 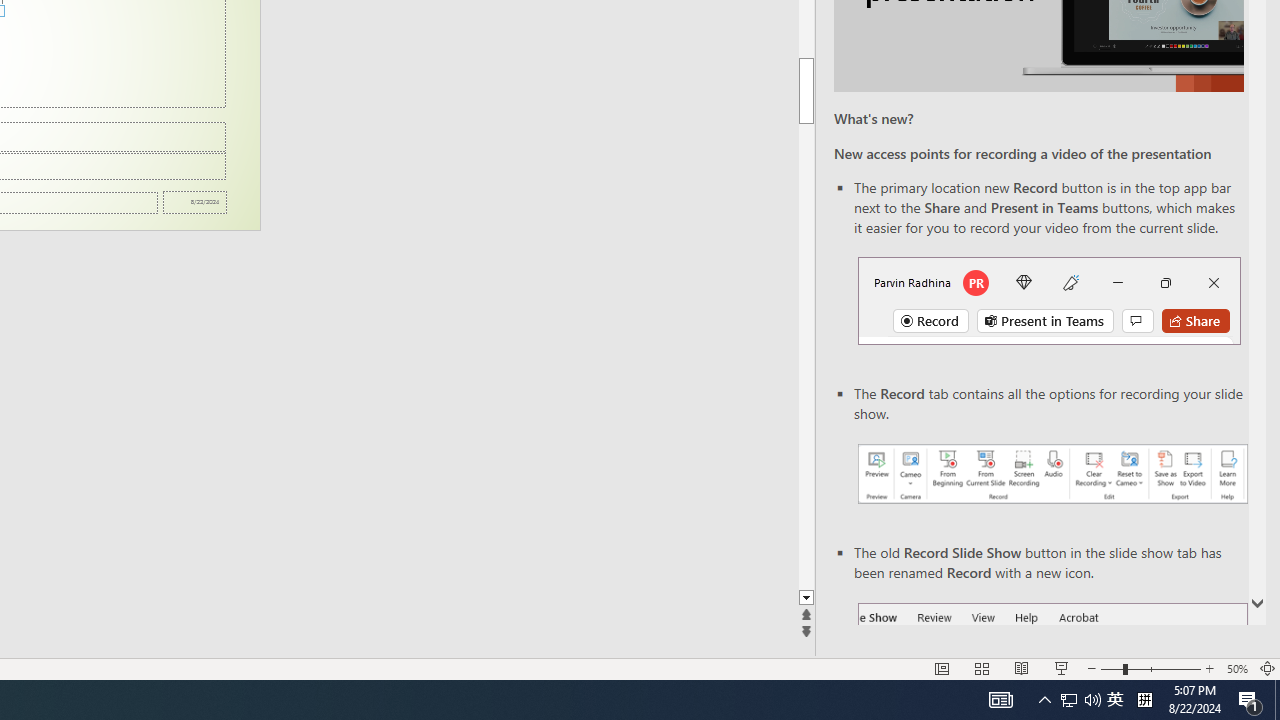 I want to click on 'Date', so click(x=194, y=202).